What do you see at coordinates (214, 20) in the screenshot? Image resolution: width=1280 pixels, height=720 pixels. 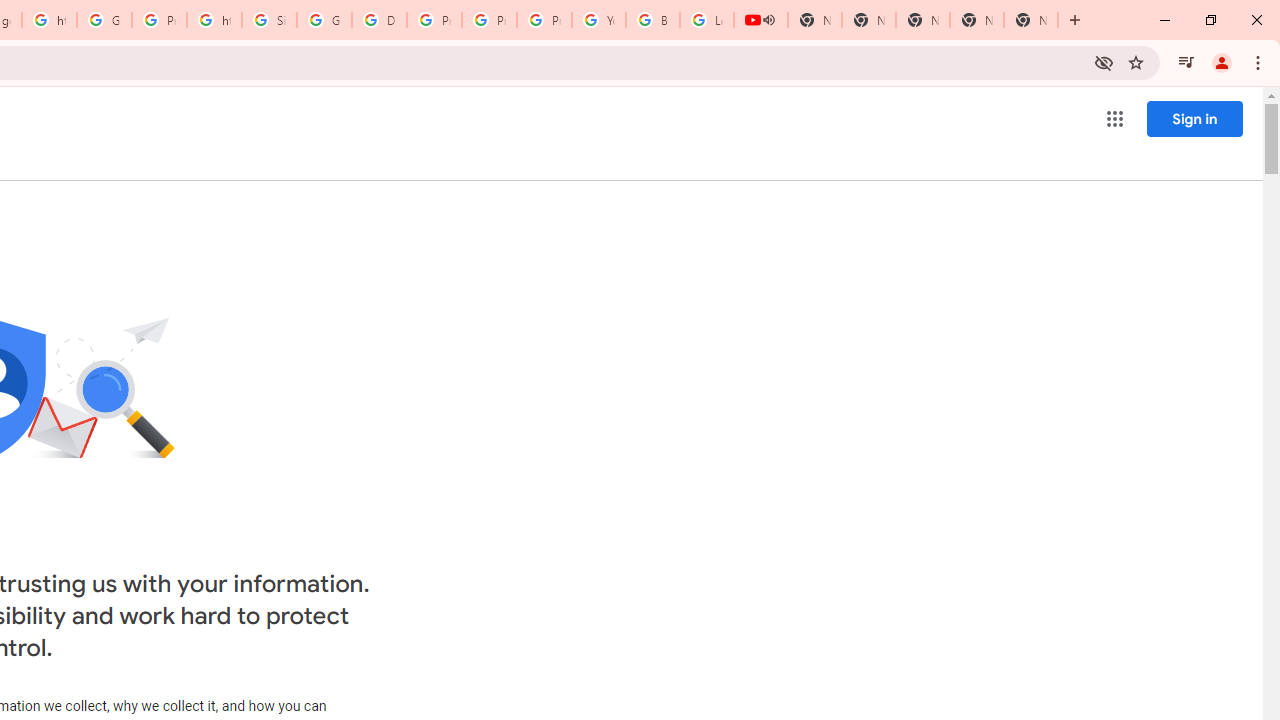 I see `'https://scholar.google.com/'` at bounding box center [214, 20].